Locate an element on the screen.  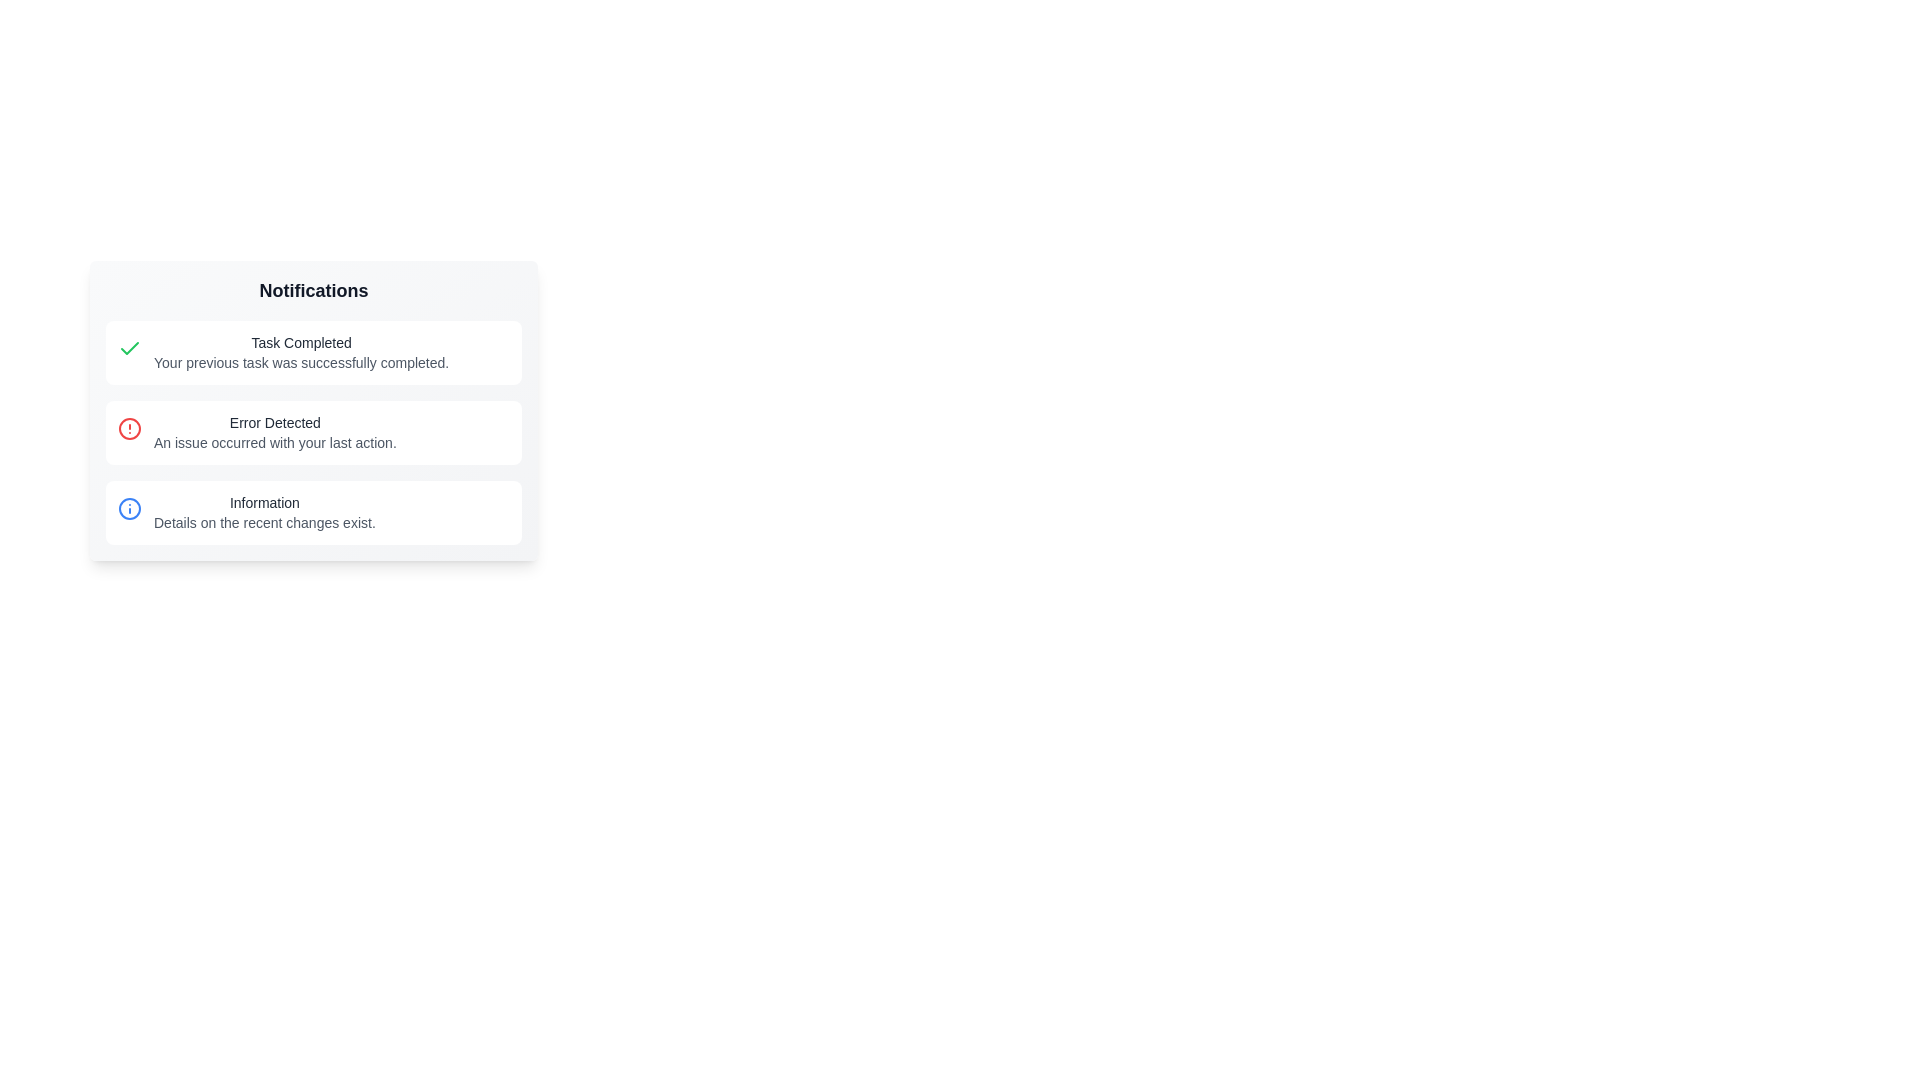
title from the Text Header at the top of the notification card, which serves as the header indicating the content type is located at coordinates (312, 290).